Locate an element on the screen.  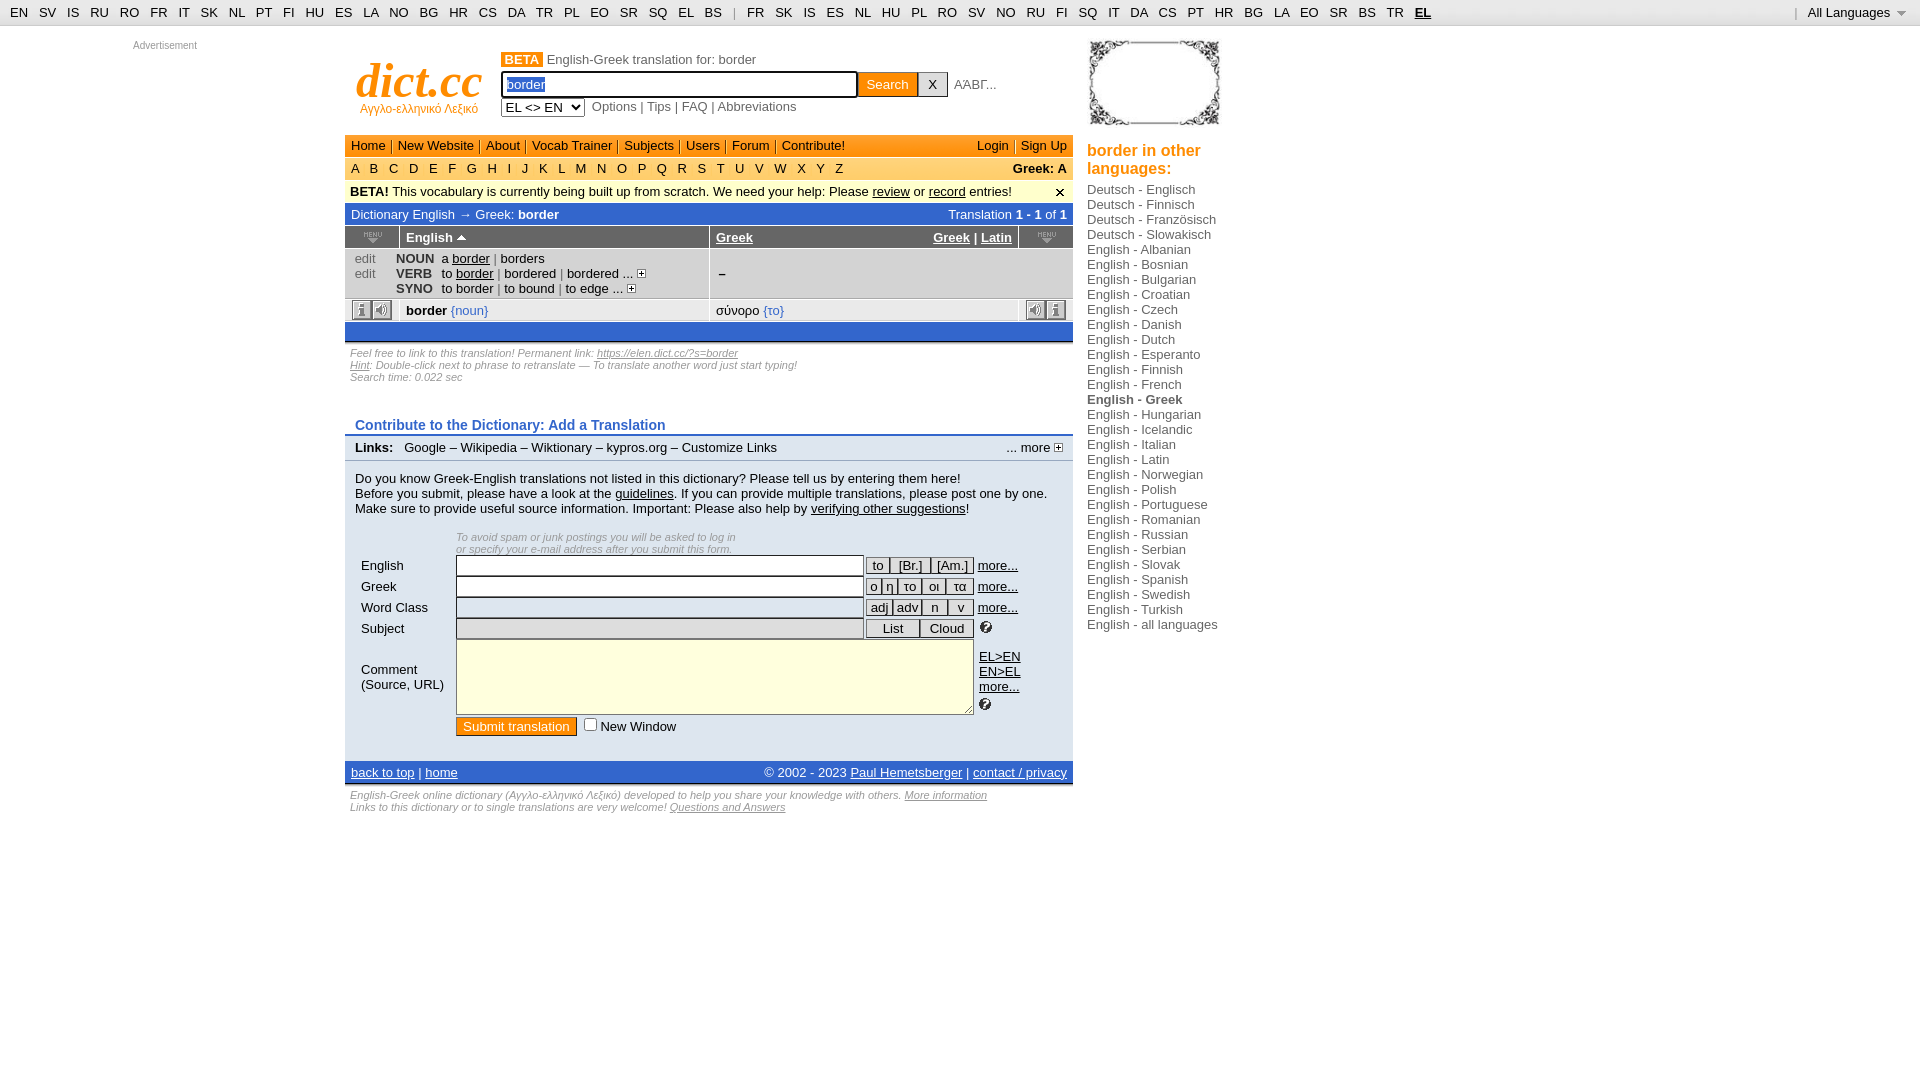
'English - Polish' is located at coordinates (1132, 489).